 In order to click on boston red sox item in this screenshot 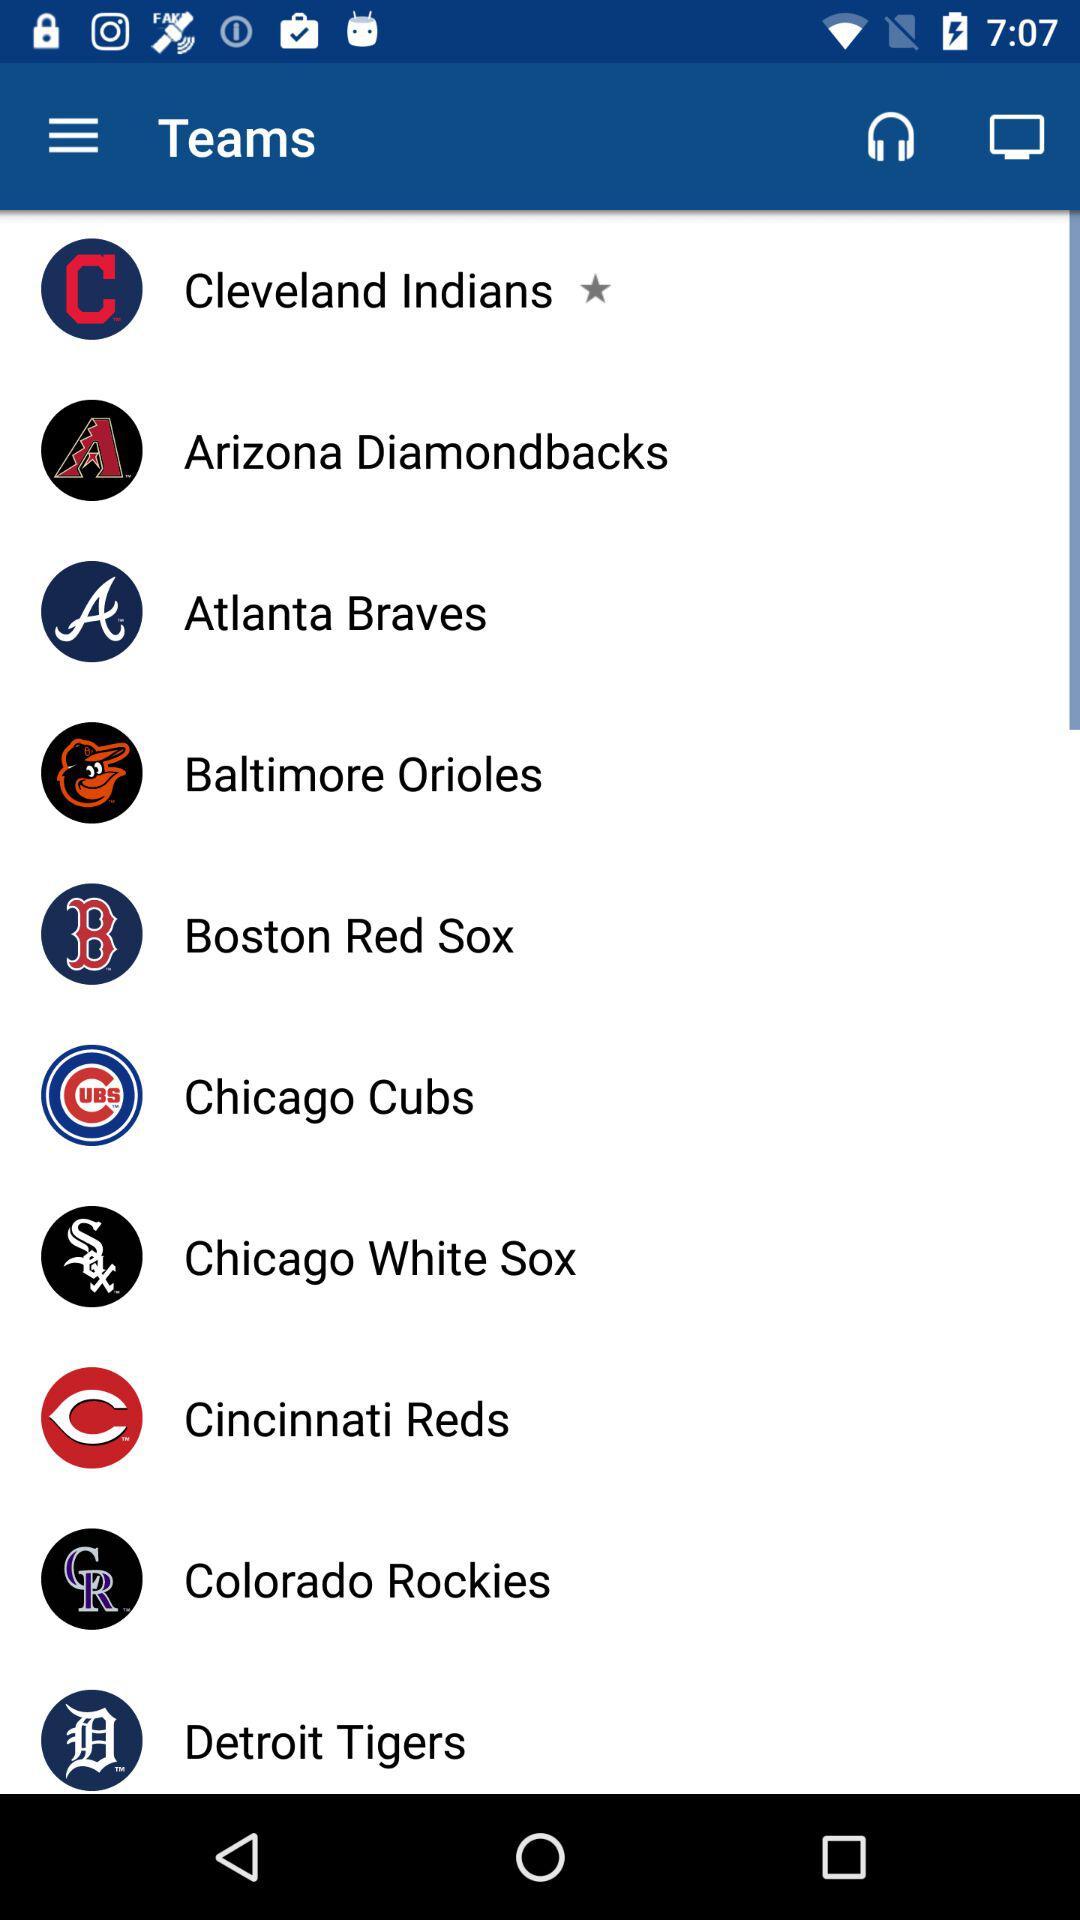, I will do `click(348, 933)`.